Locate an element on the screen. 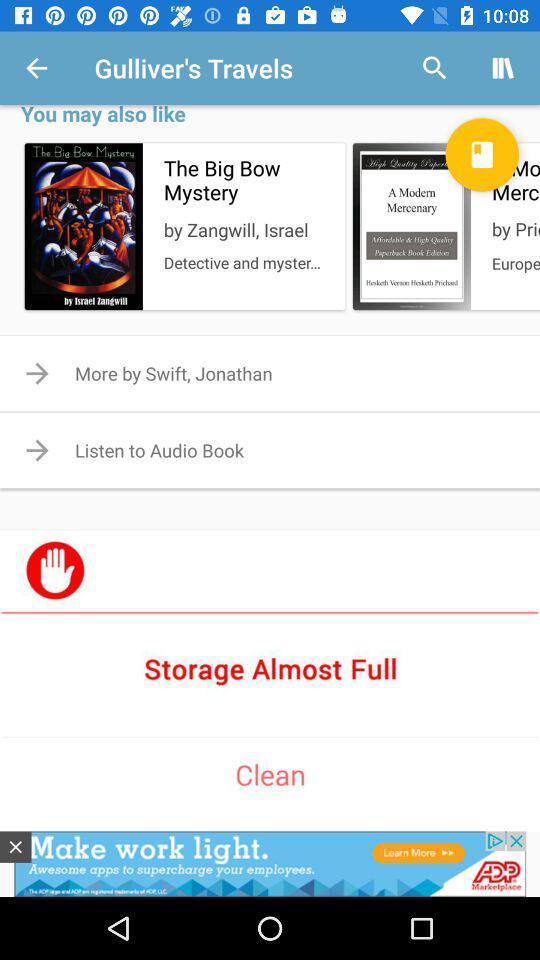 The height and width of the screenshot is (960, 540). clean storage is located at coordinates (270, 668).